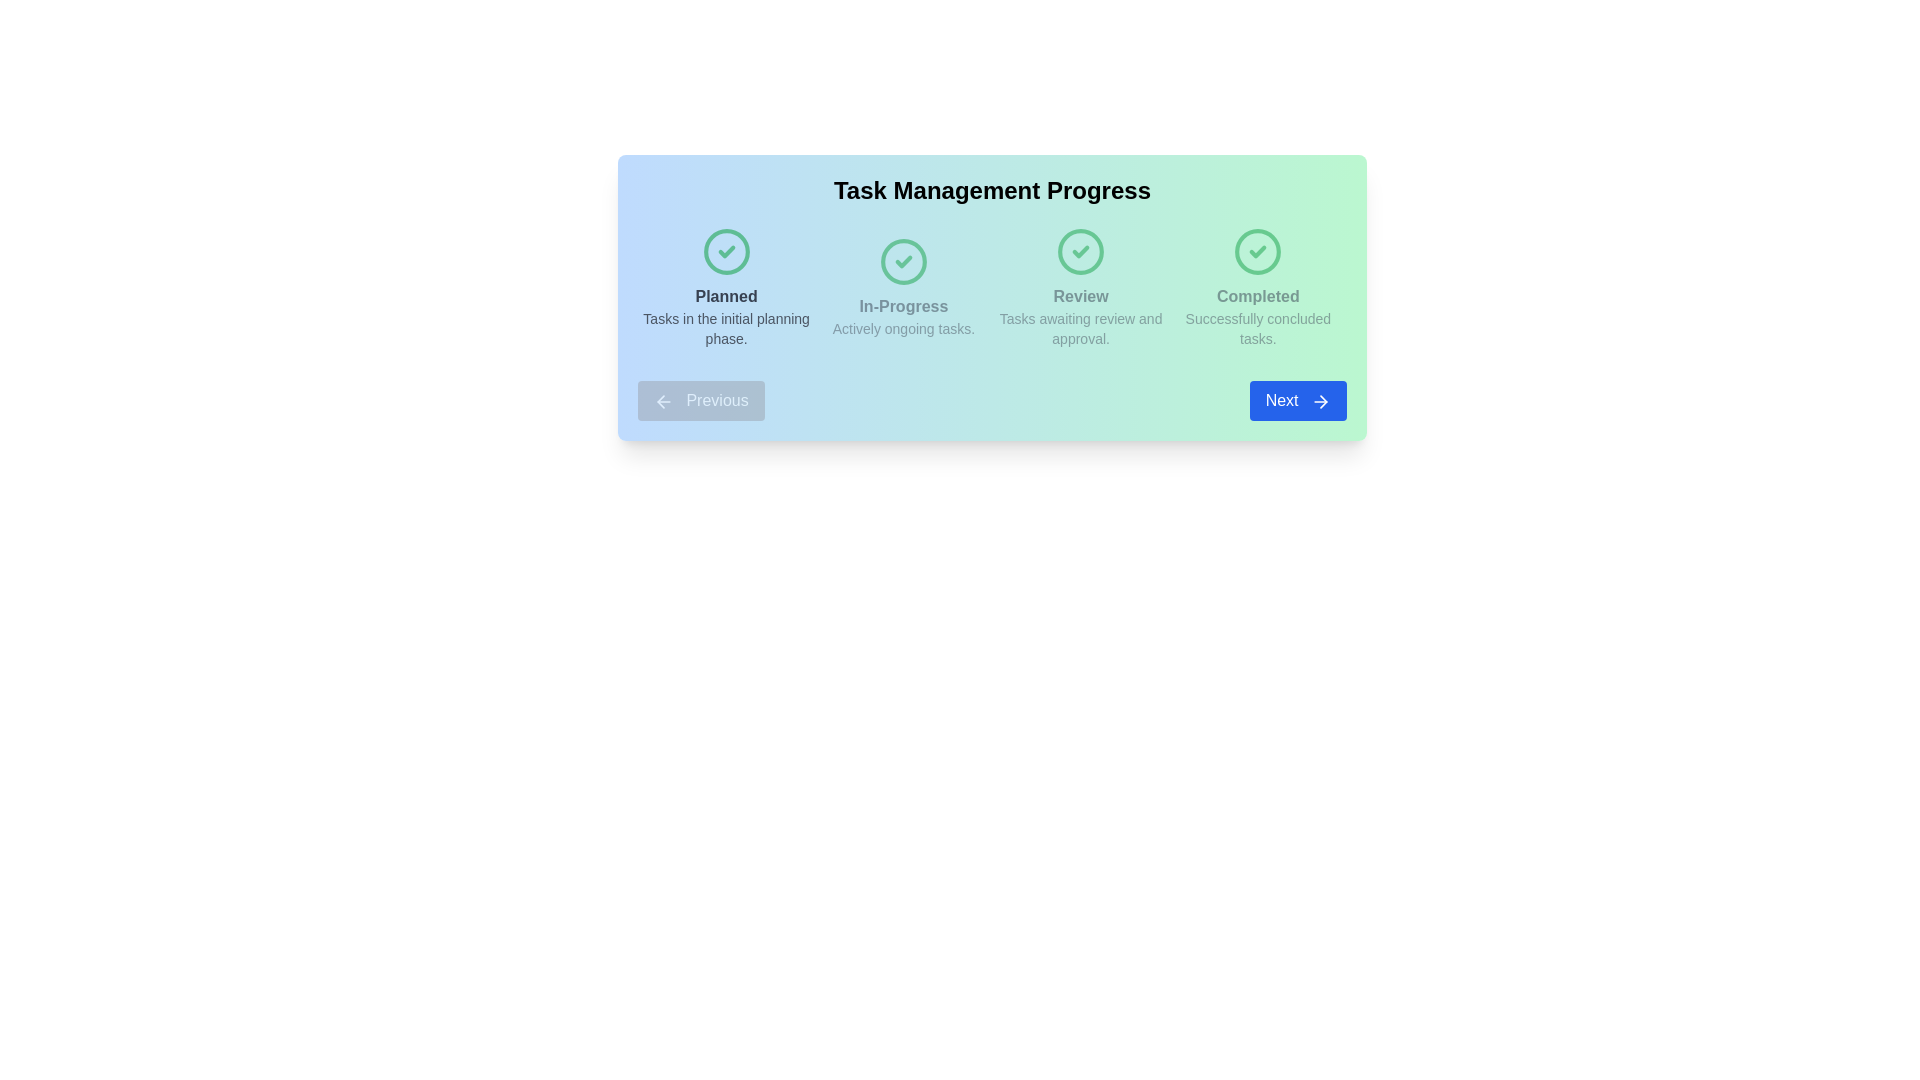 The image size is (1920, 1080). Describe the element at coordinates (701, 401) in the screenshot. I see `the 'Previous' button to navigate to the prior stage` at that location.